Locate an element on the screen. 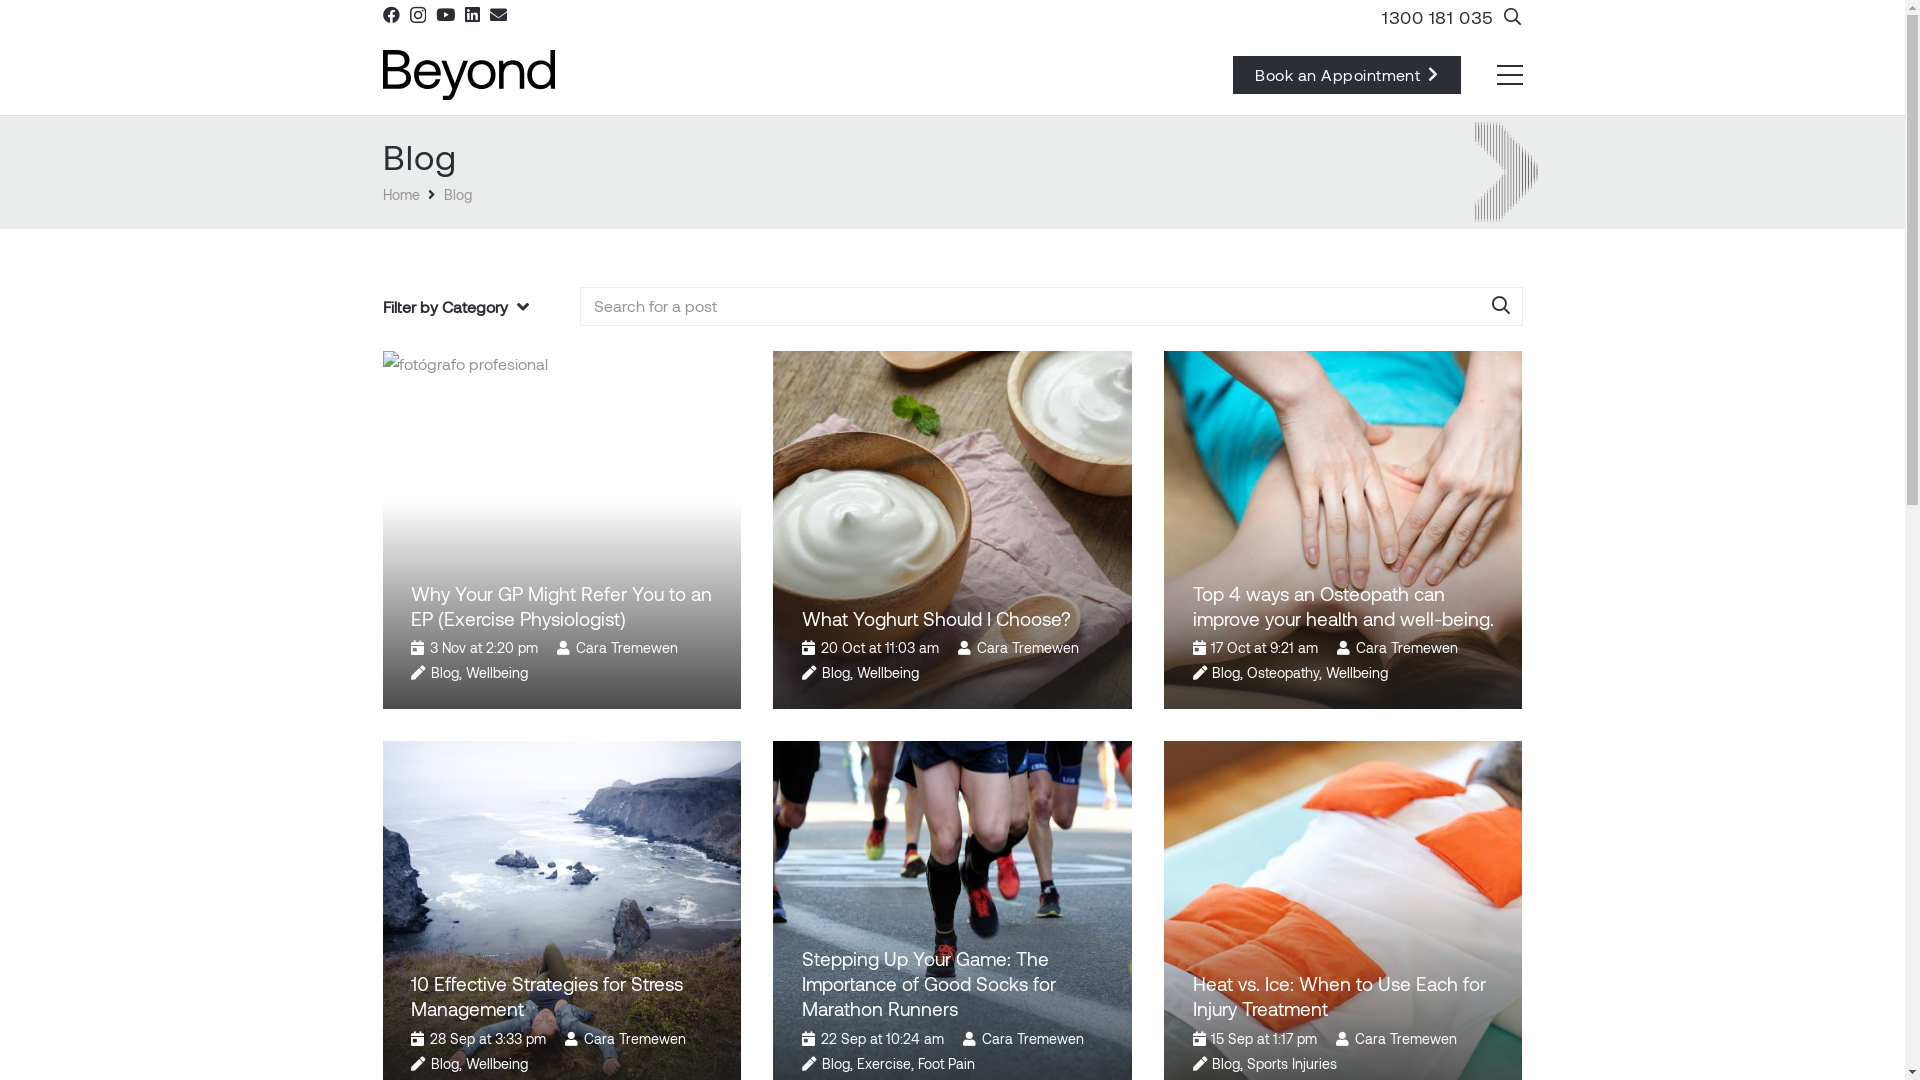 The image size is (1920, 1080). 'Blog' is located at coordinates (835, 672).